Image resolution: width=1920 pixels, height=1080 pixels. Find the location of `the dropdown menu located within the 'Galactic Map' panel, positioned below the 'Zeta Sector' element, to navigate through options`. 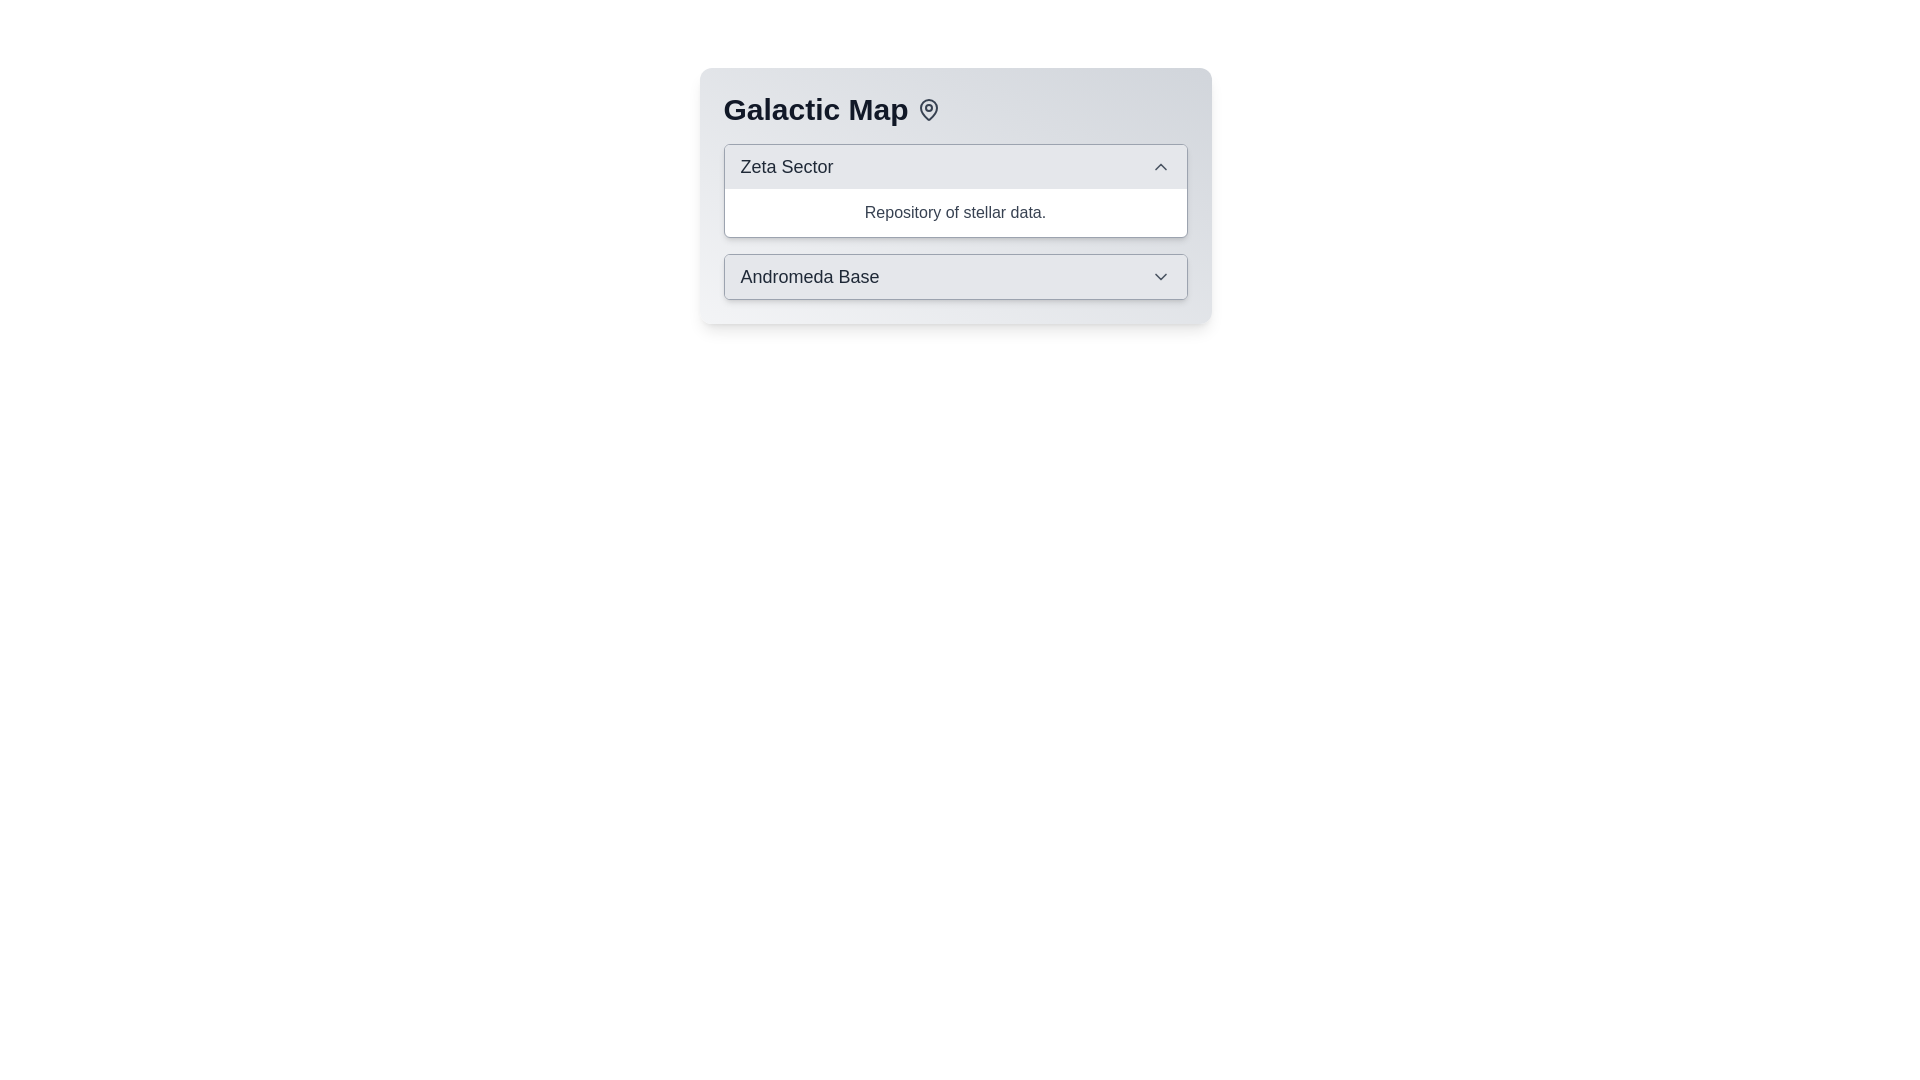

the dropdown menu located within the 'Galactic Map' panel, positioned below the 'Zeta Sector' element, to navigate through options is located at coordinates (954, 277).